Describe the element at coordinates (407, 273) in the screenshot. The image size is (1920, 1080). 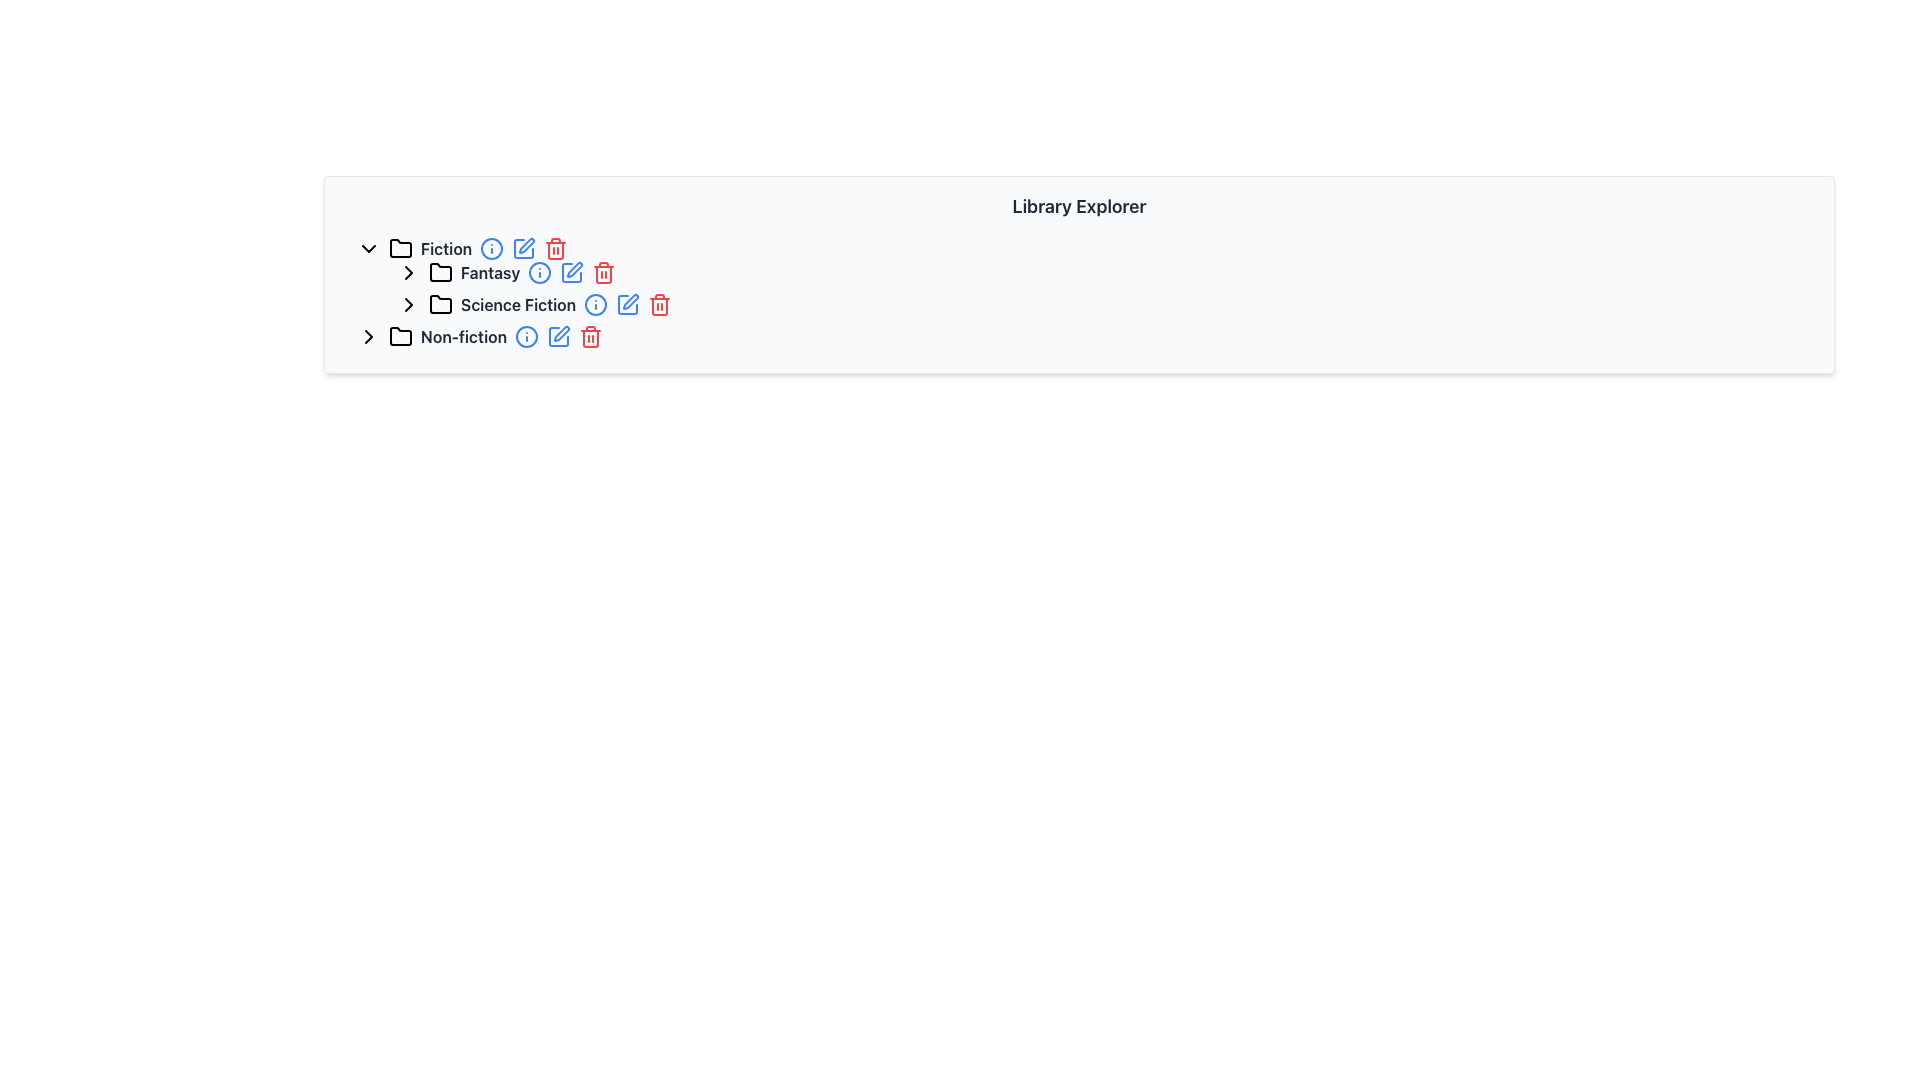
I see `the chevron arrow icon that expands or navigates further into the 'Fantasy' folder section in the navigation panel` at that location.